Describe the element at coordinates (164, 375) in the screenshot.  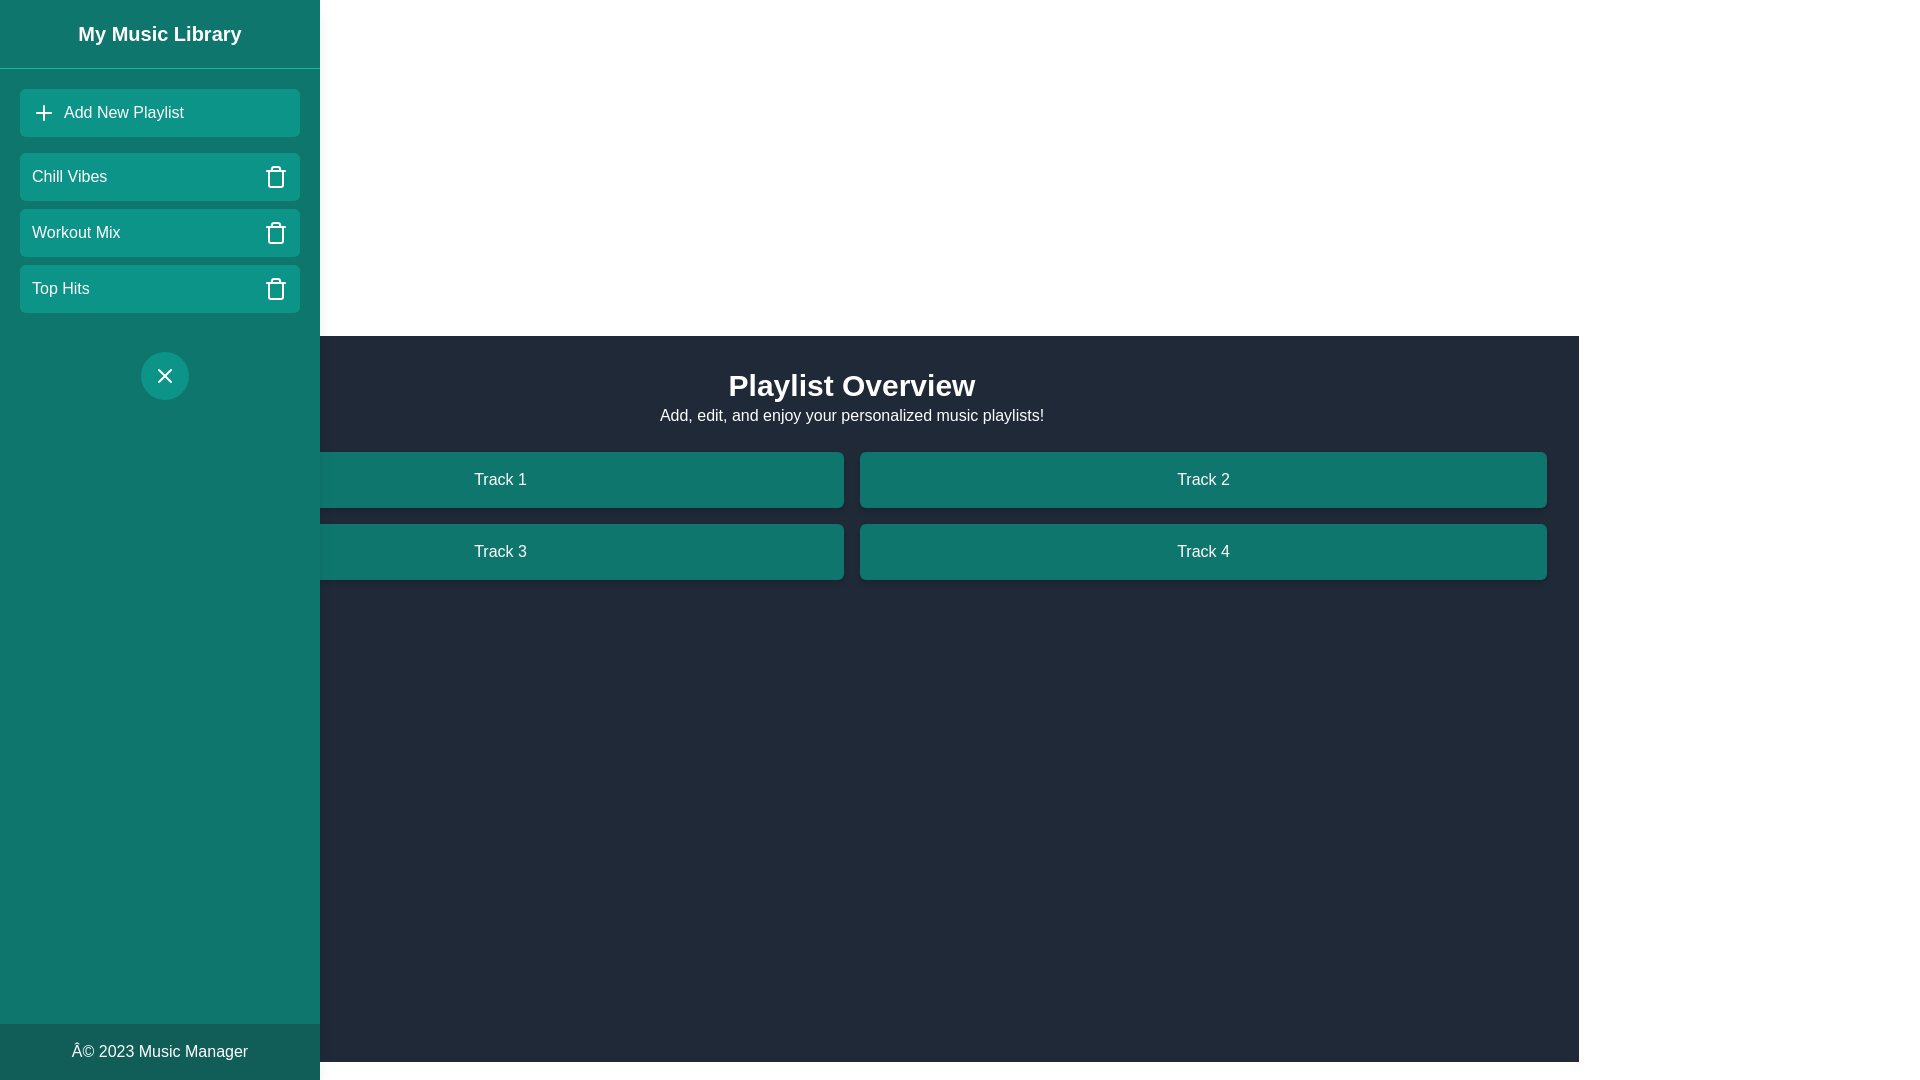
I see `the close or delete icon button located on the left side panel, centered within a circular teal button` at that location.